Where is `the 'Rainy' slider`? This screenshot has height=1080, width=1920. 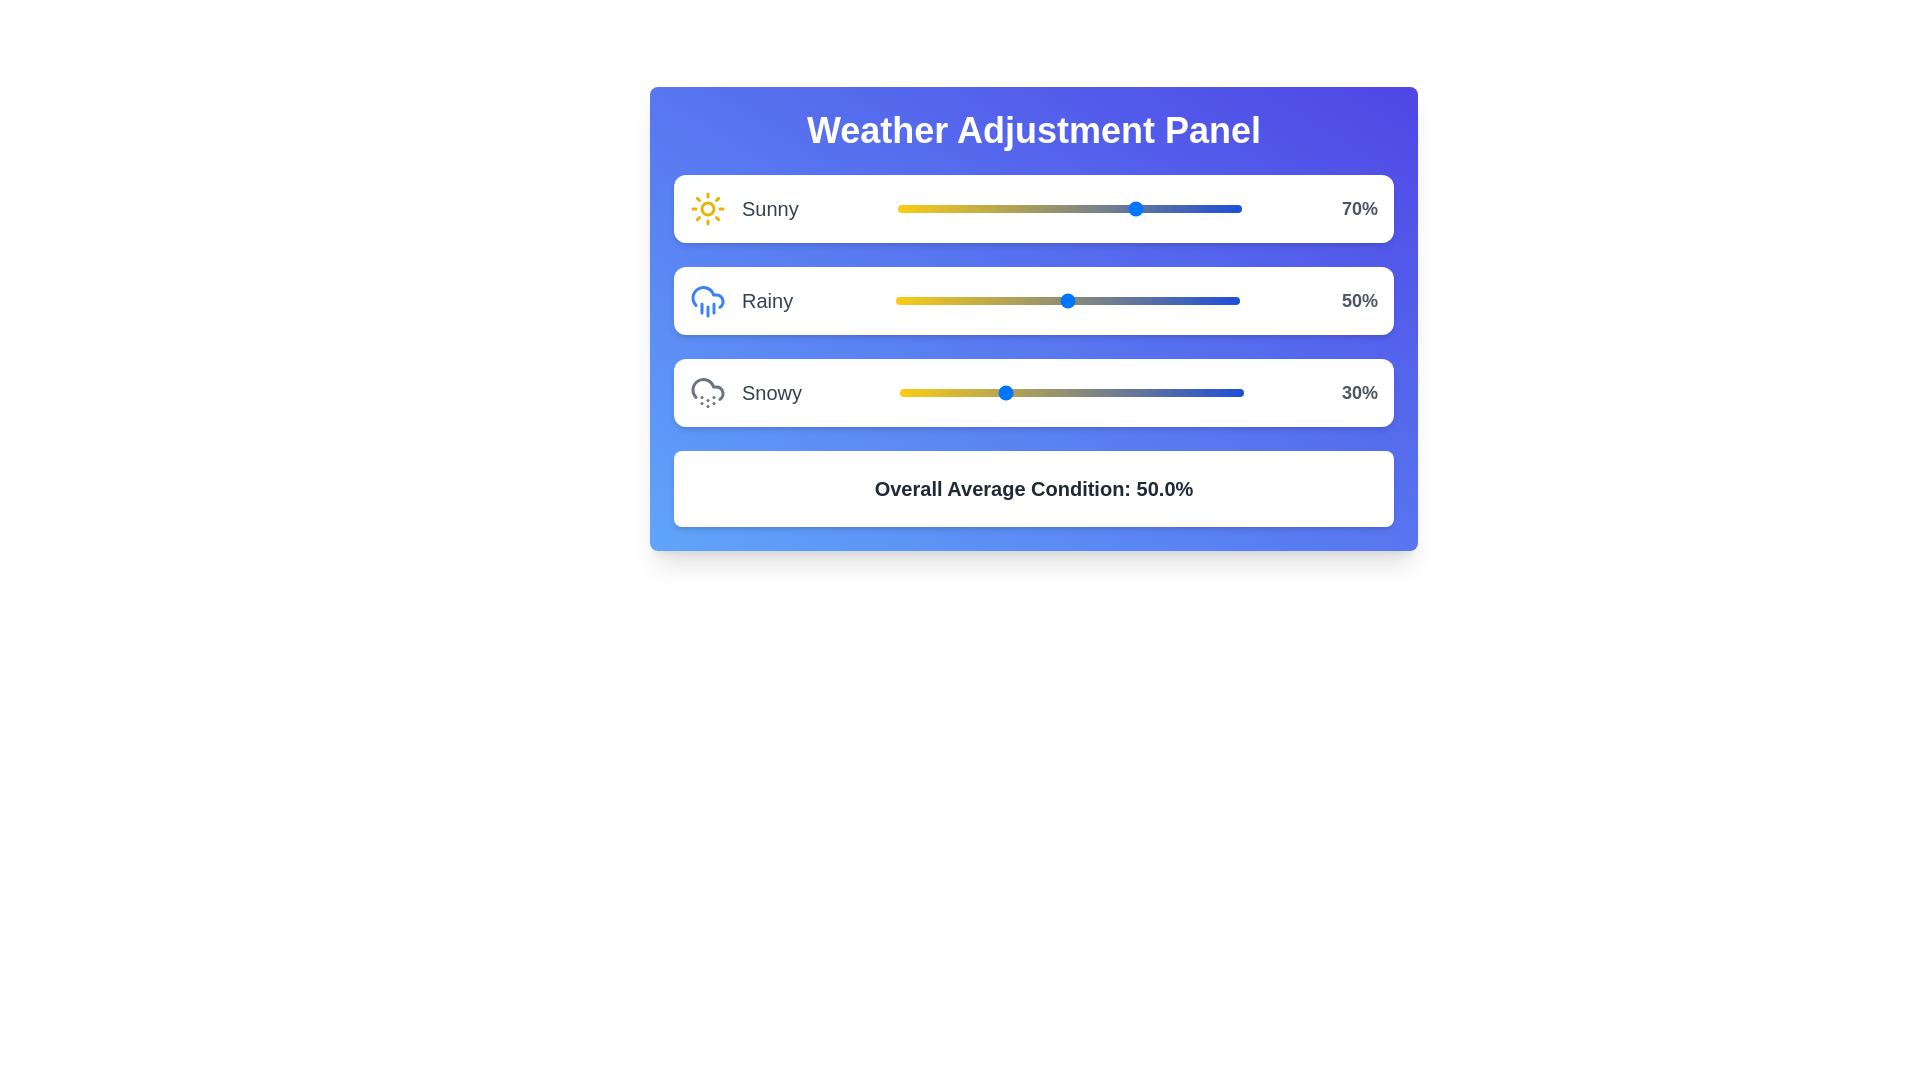
the 'Rainy' slider is located at coordinates (1042, 300).